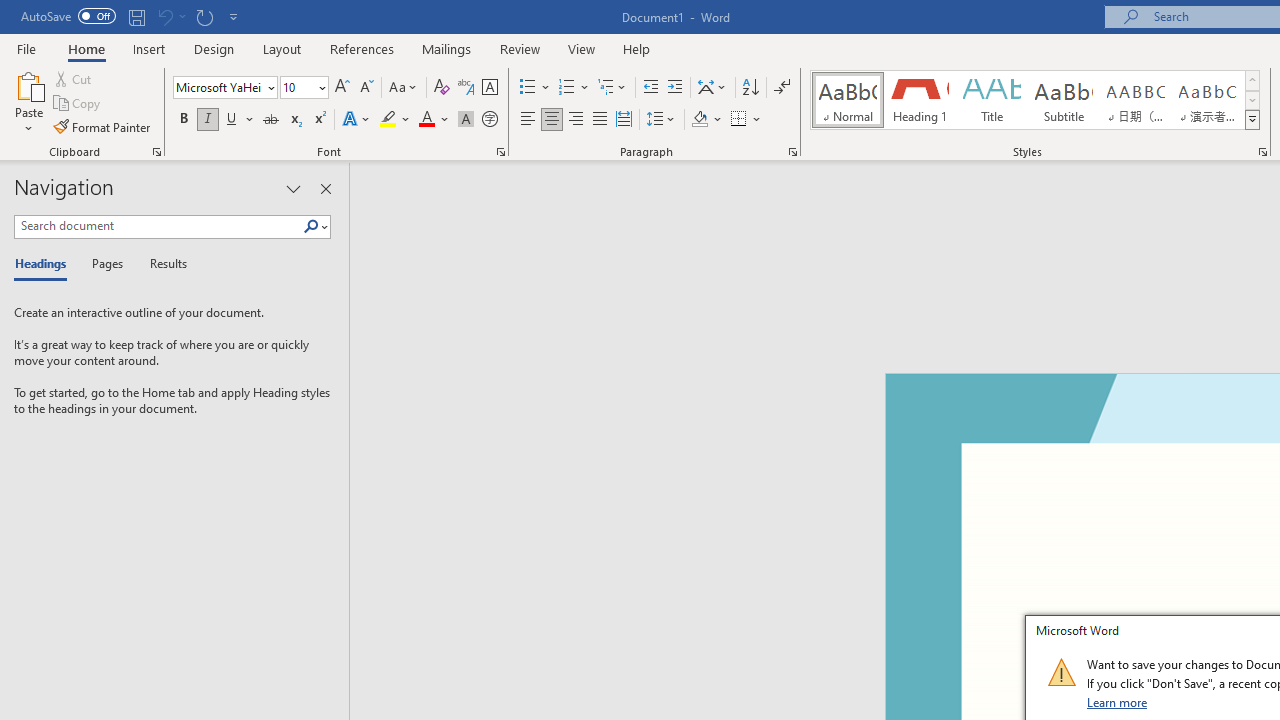  Describe the element at coordinates (1117, 701) in the screenshot. I see `'Learn more'` at that location.